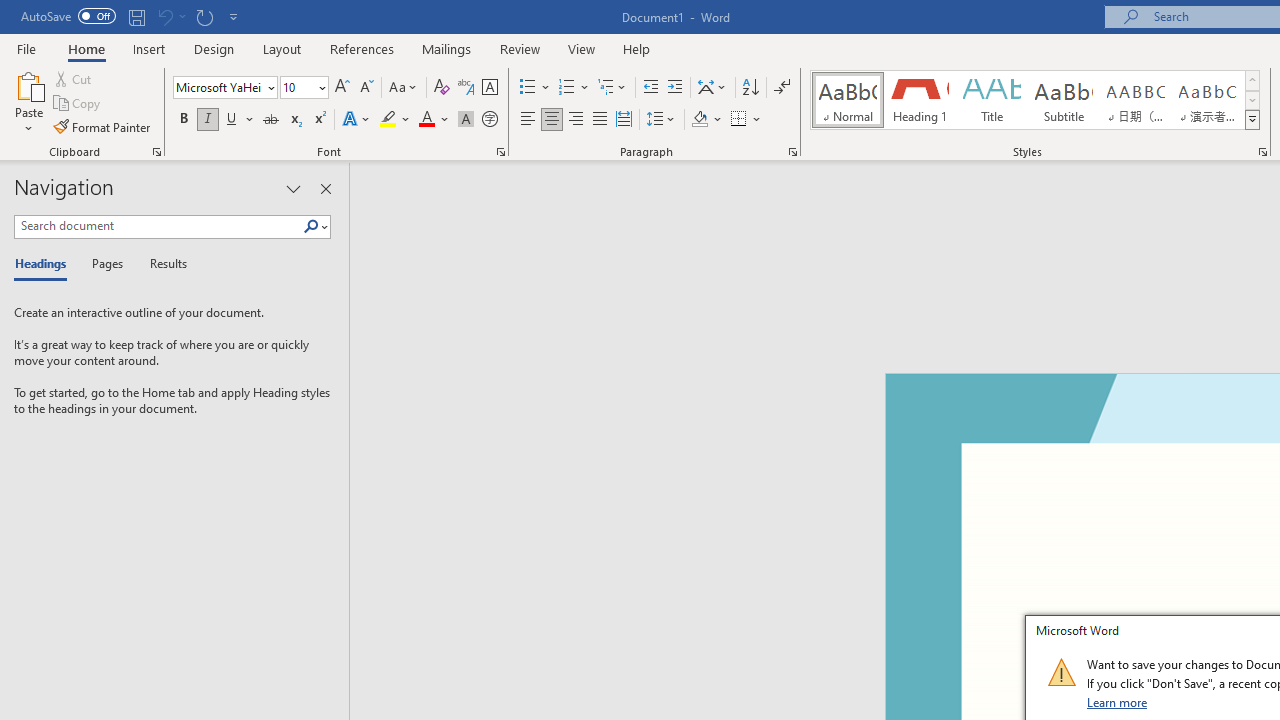  Describe the element at coordinates (1117, 701) in the screenshot. I see `'Learn more'` at that location.